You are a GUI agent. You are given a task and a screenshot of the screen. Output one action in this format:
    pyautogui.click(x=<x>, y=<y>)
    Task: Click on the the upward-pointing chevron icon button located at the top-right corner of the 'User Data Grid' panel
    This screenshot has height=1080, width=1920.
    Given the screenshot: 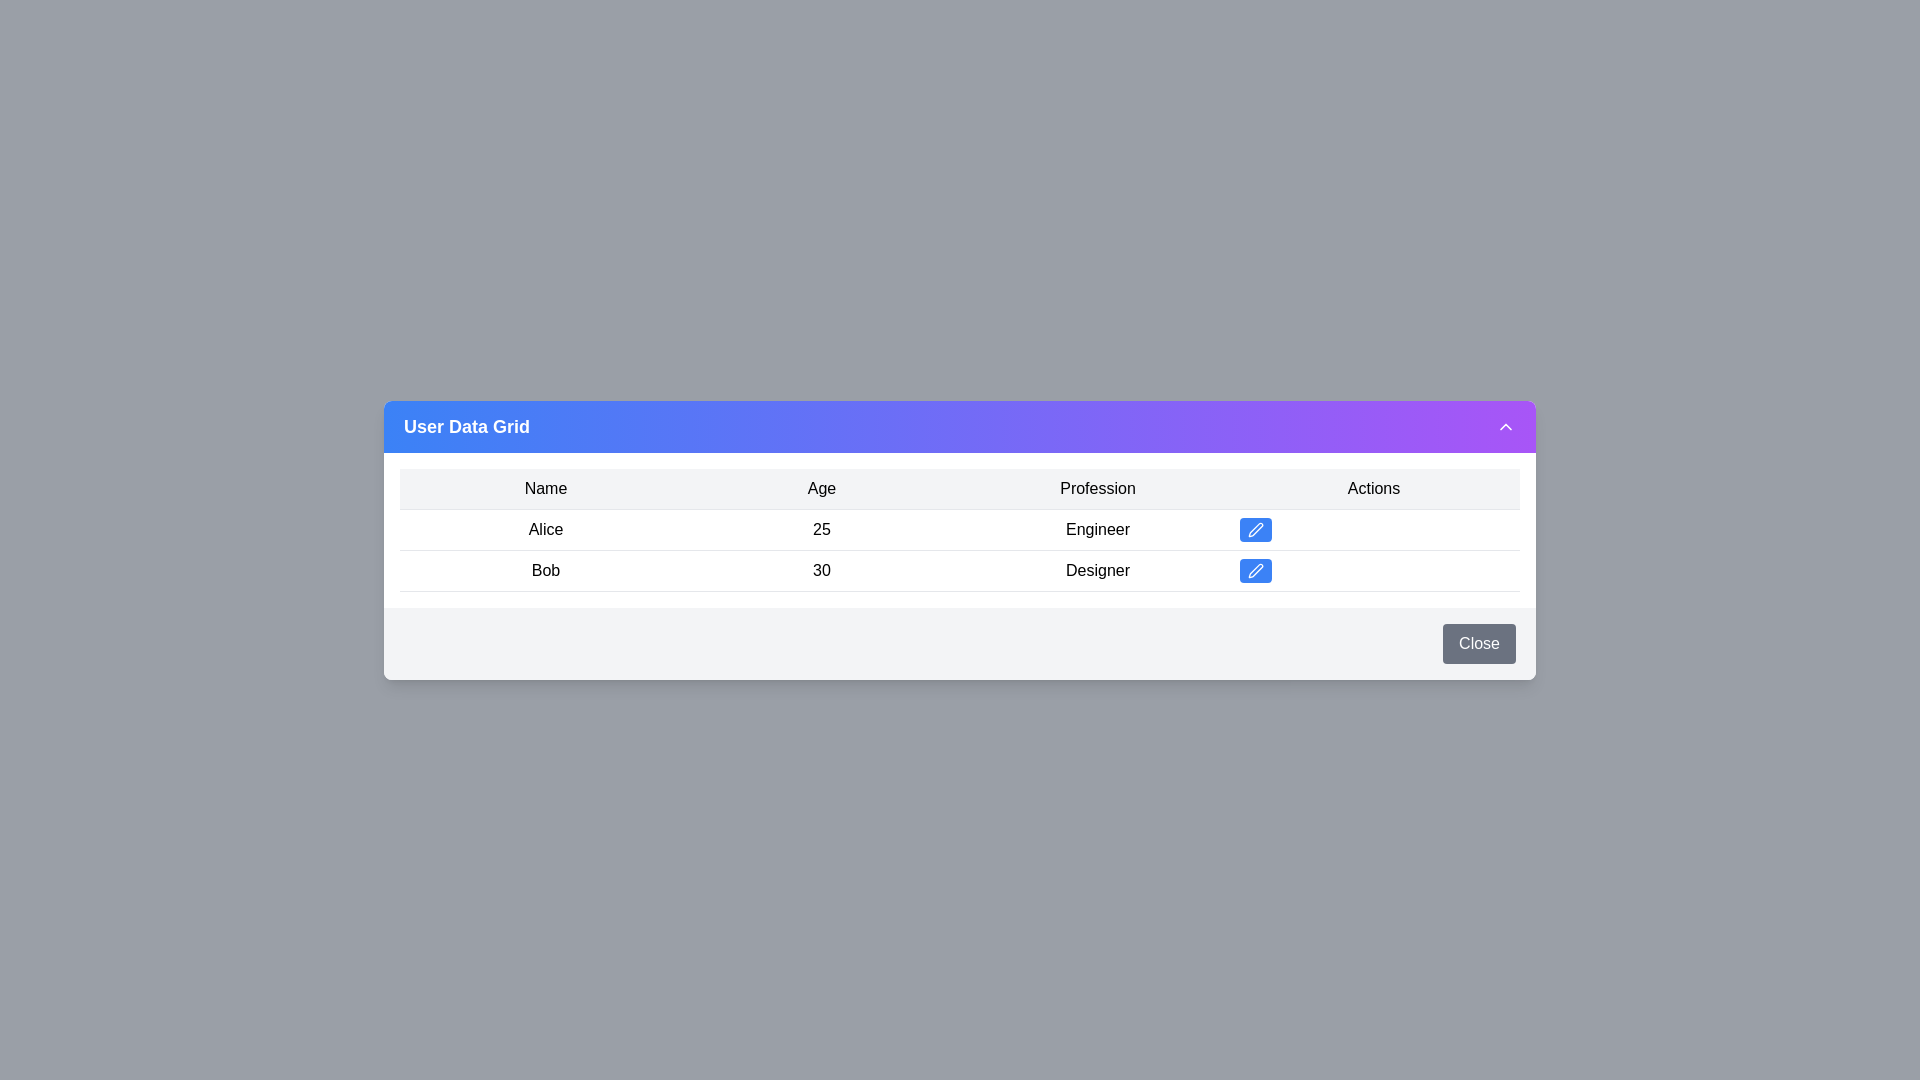 What is the action you would take?
    pyautogui.click(x=1506, y=424)
    